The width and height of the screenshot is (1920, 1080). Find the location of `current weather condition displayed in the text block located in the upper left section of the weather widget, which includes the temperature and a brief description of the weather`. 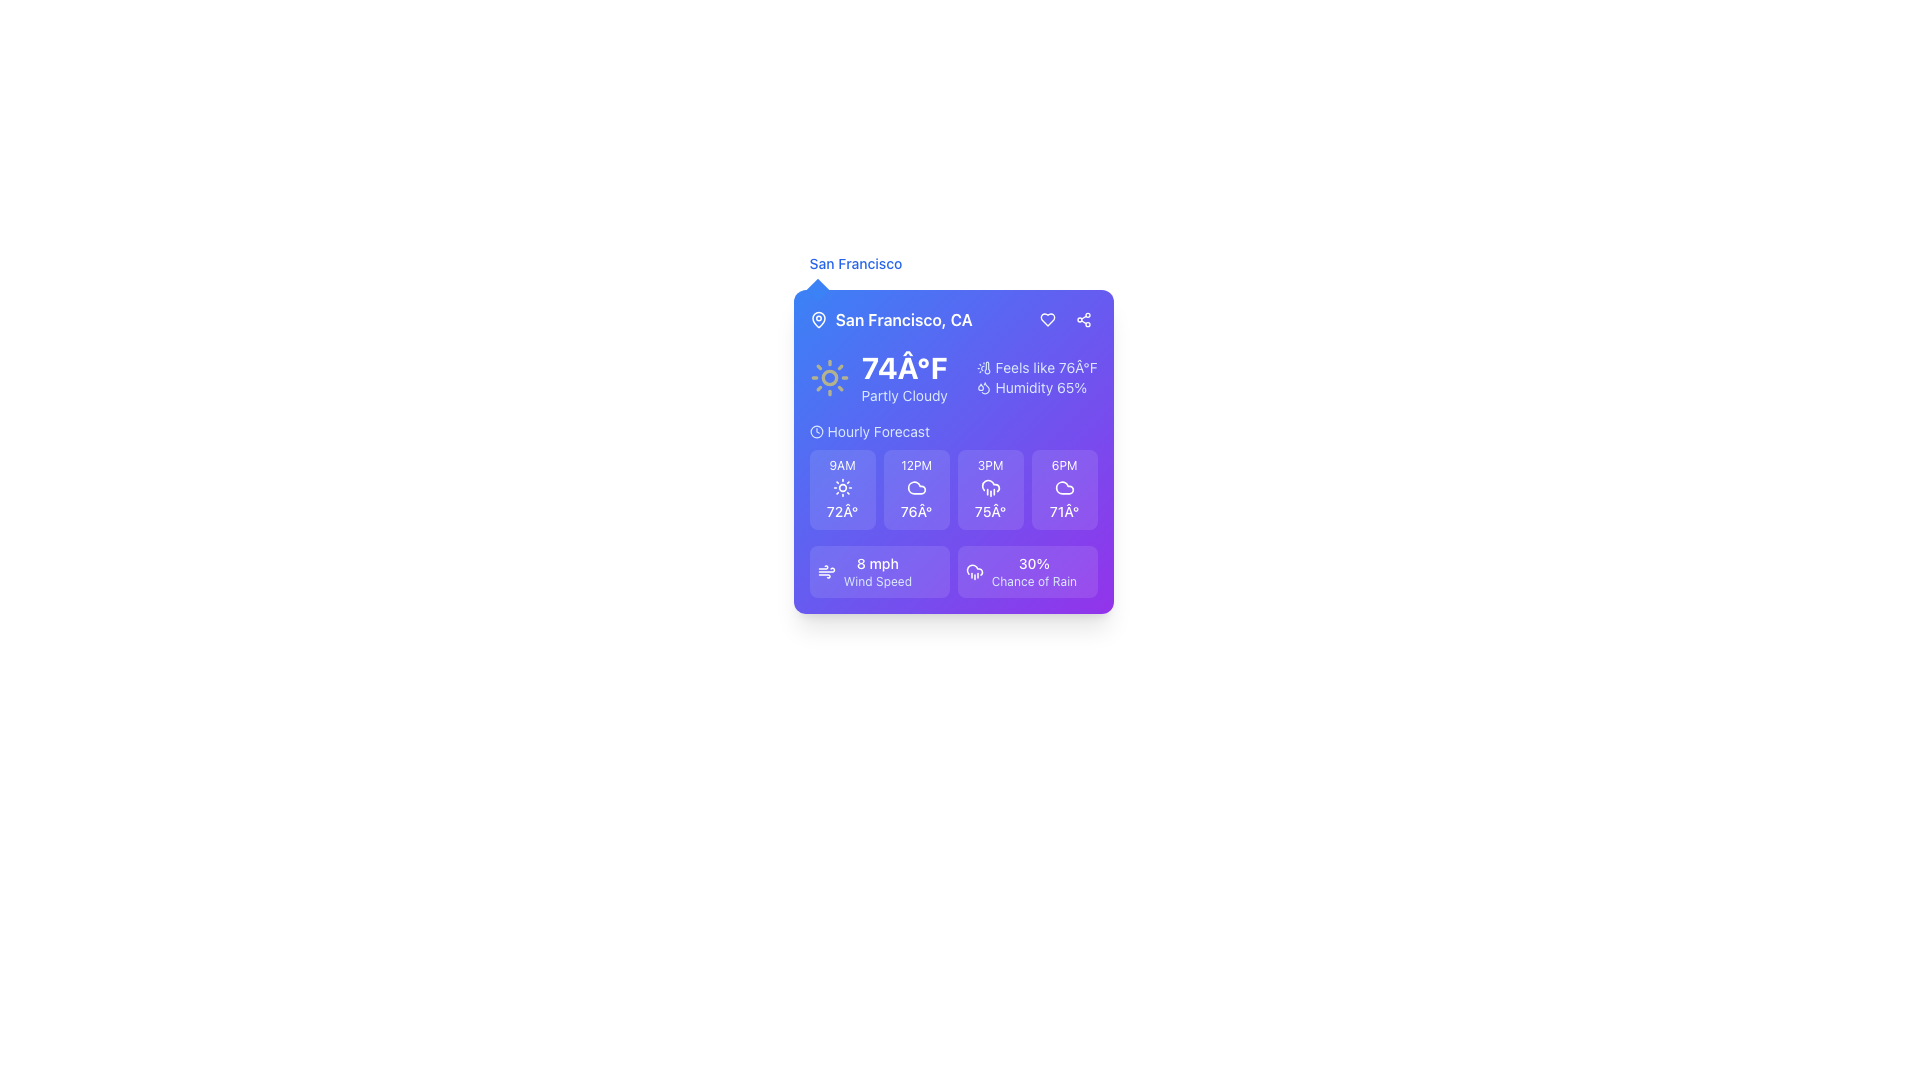

current weather condition displayed in the text block located in the upper left section of the weather widget, which includes the temperature and a brief description of the weather is located at coordinates (878, 378).